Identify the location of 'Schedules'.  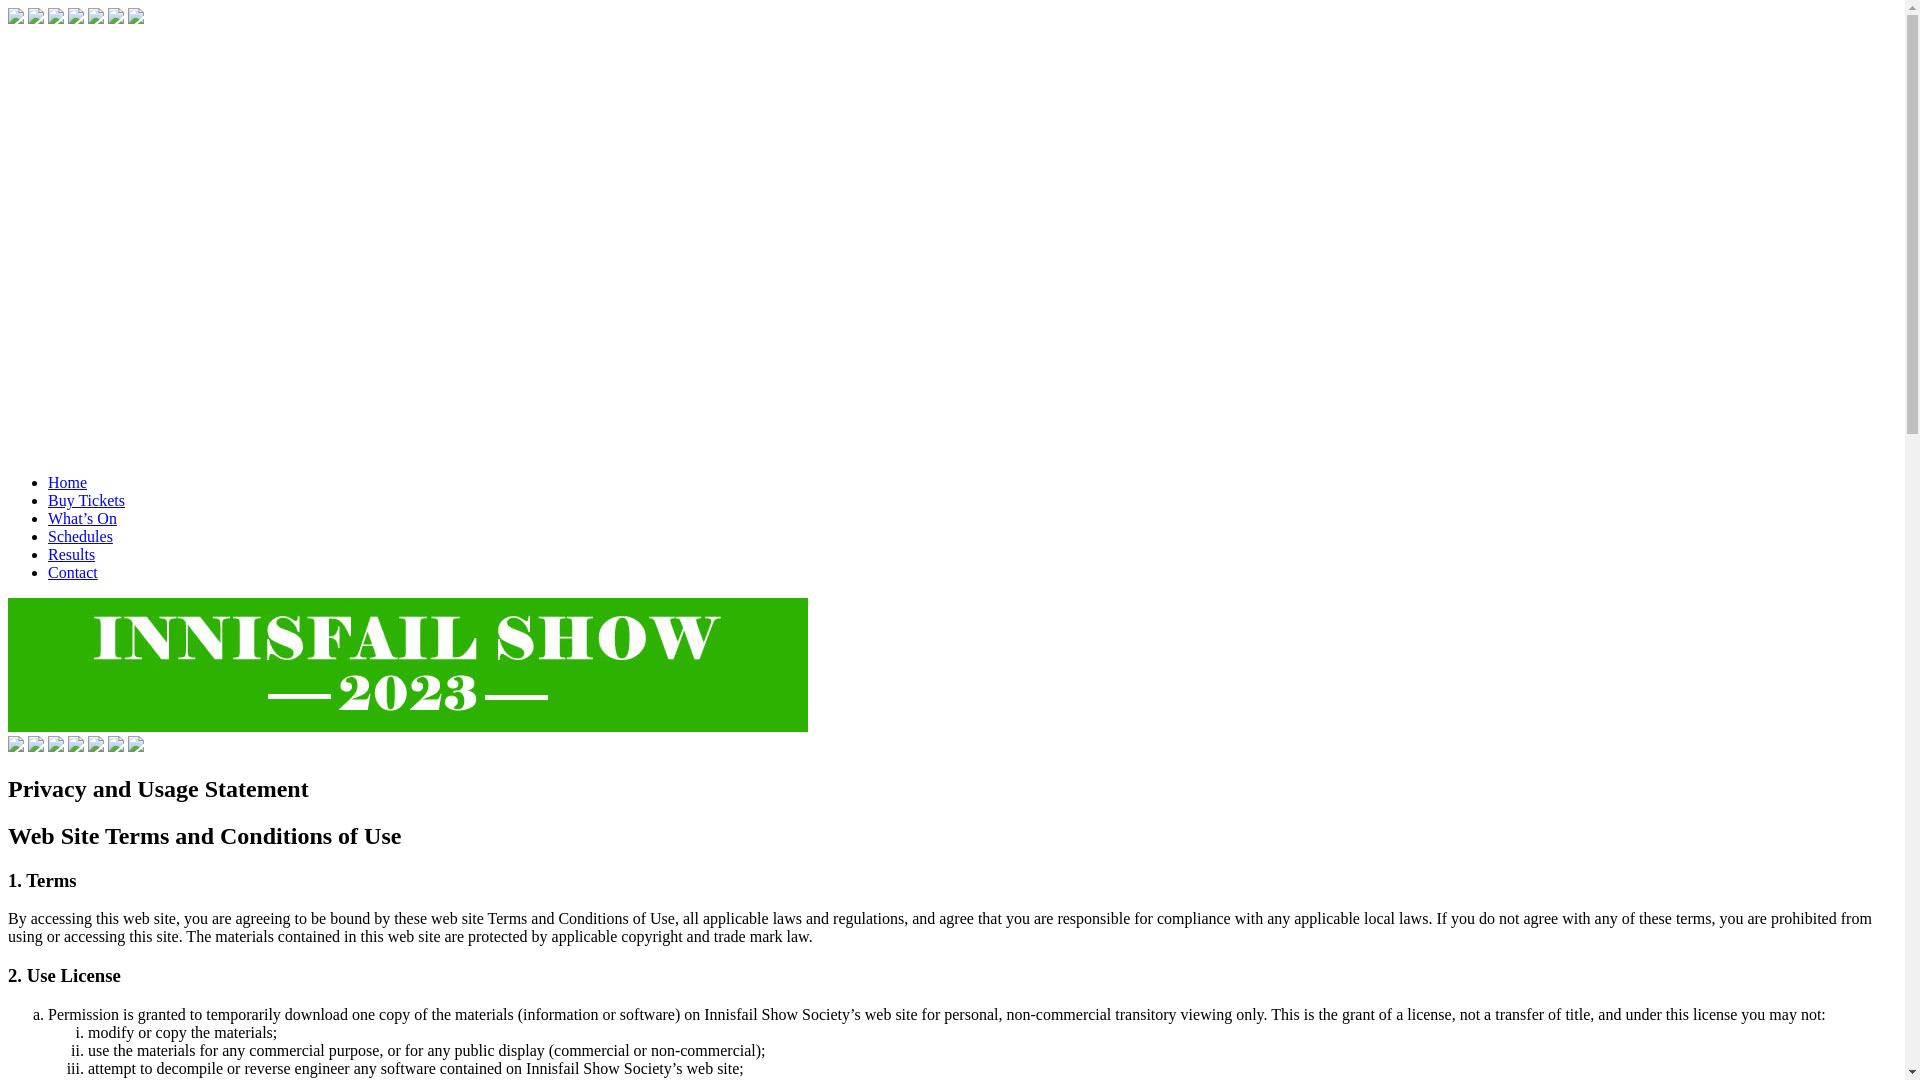
(48, 535).